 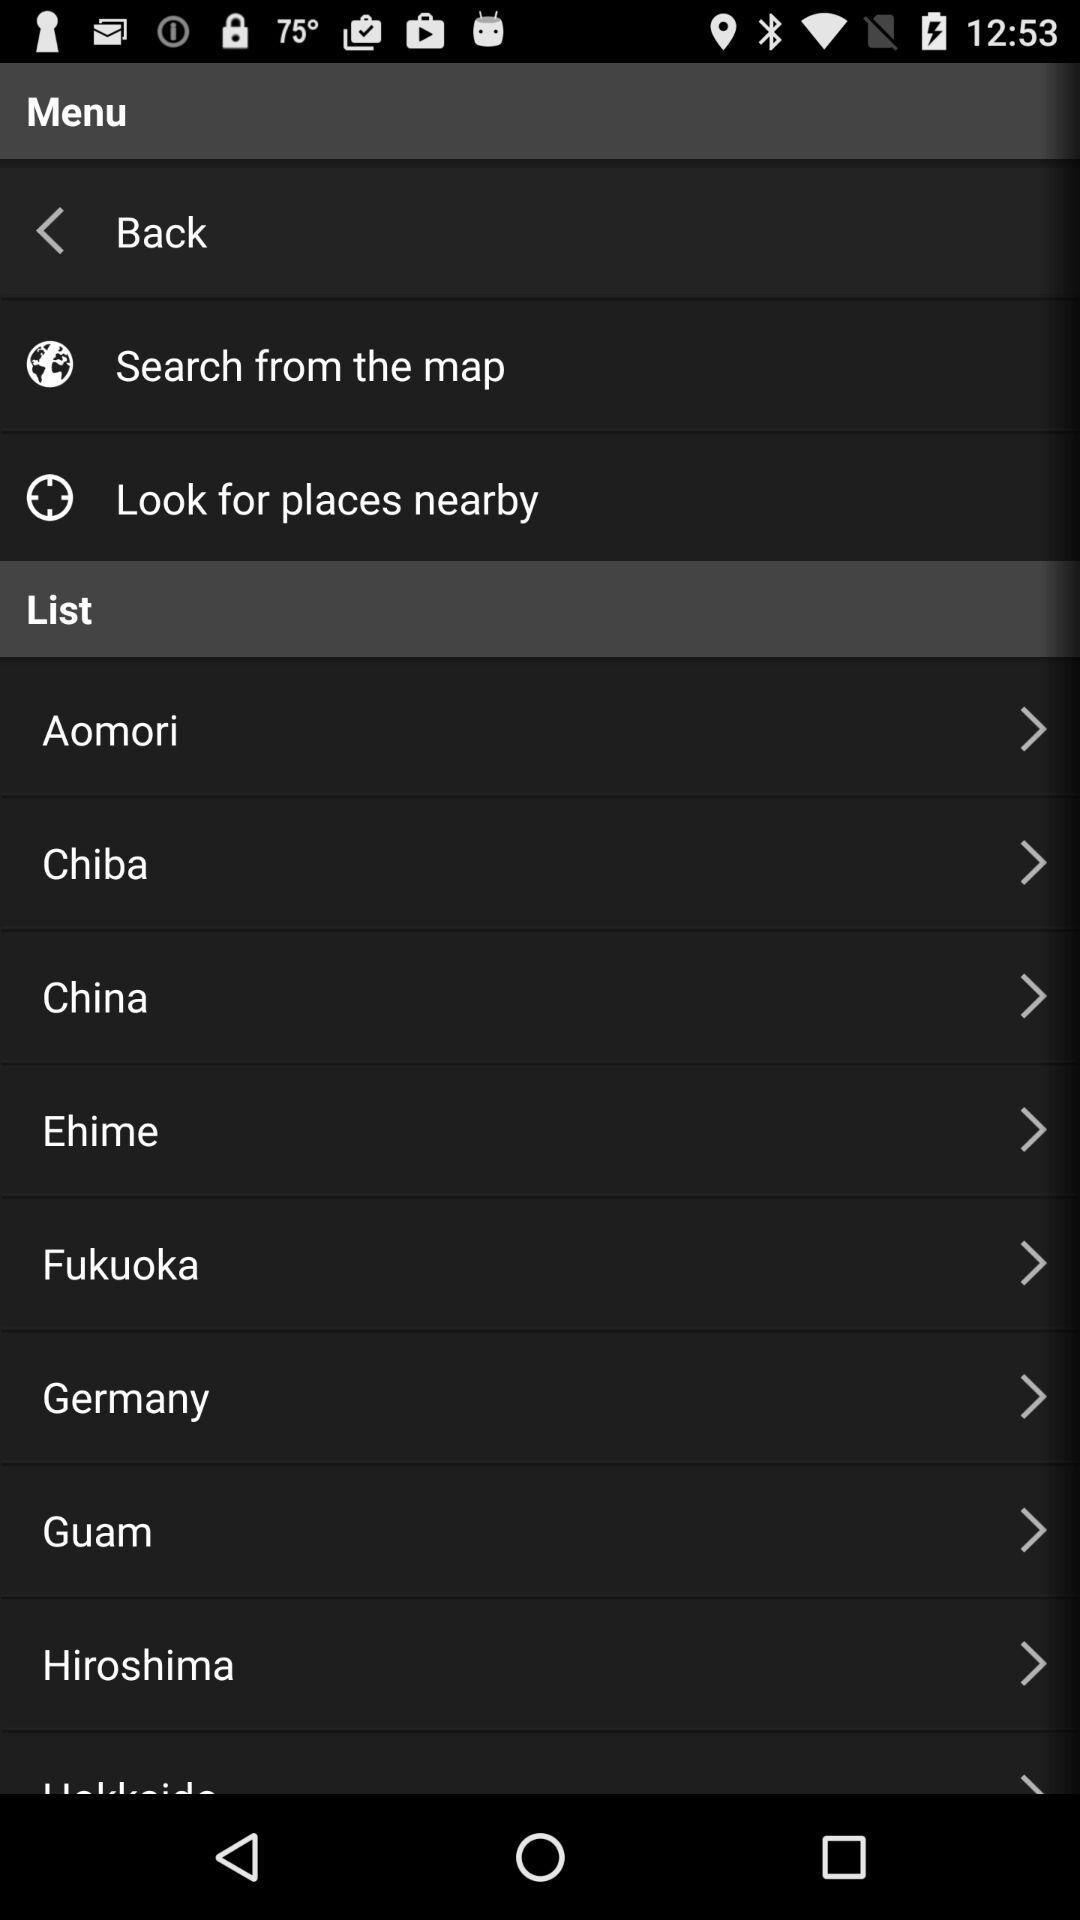 I want to click on the hokkaido item, so click(x=505, y=1763).